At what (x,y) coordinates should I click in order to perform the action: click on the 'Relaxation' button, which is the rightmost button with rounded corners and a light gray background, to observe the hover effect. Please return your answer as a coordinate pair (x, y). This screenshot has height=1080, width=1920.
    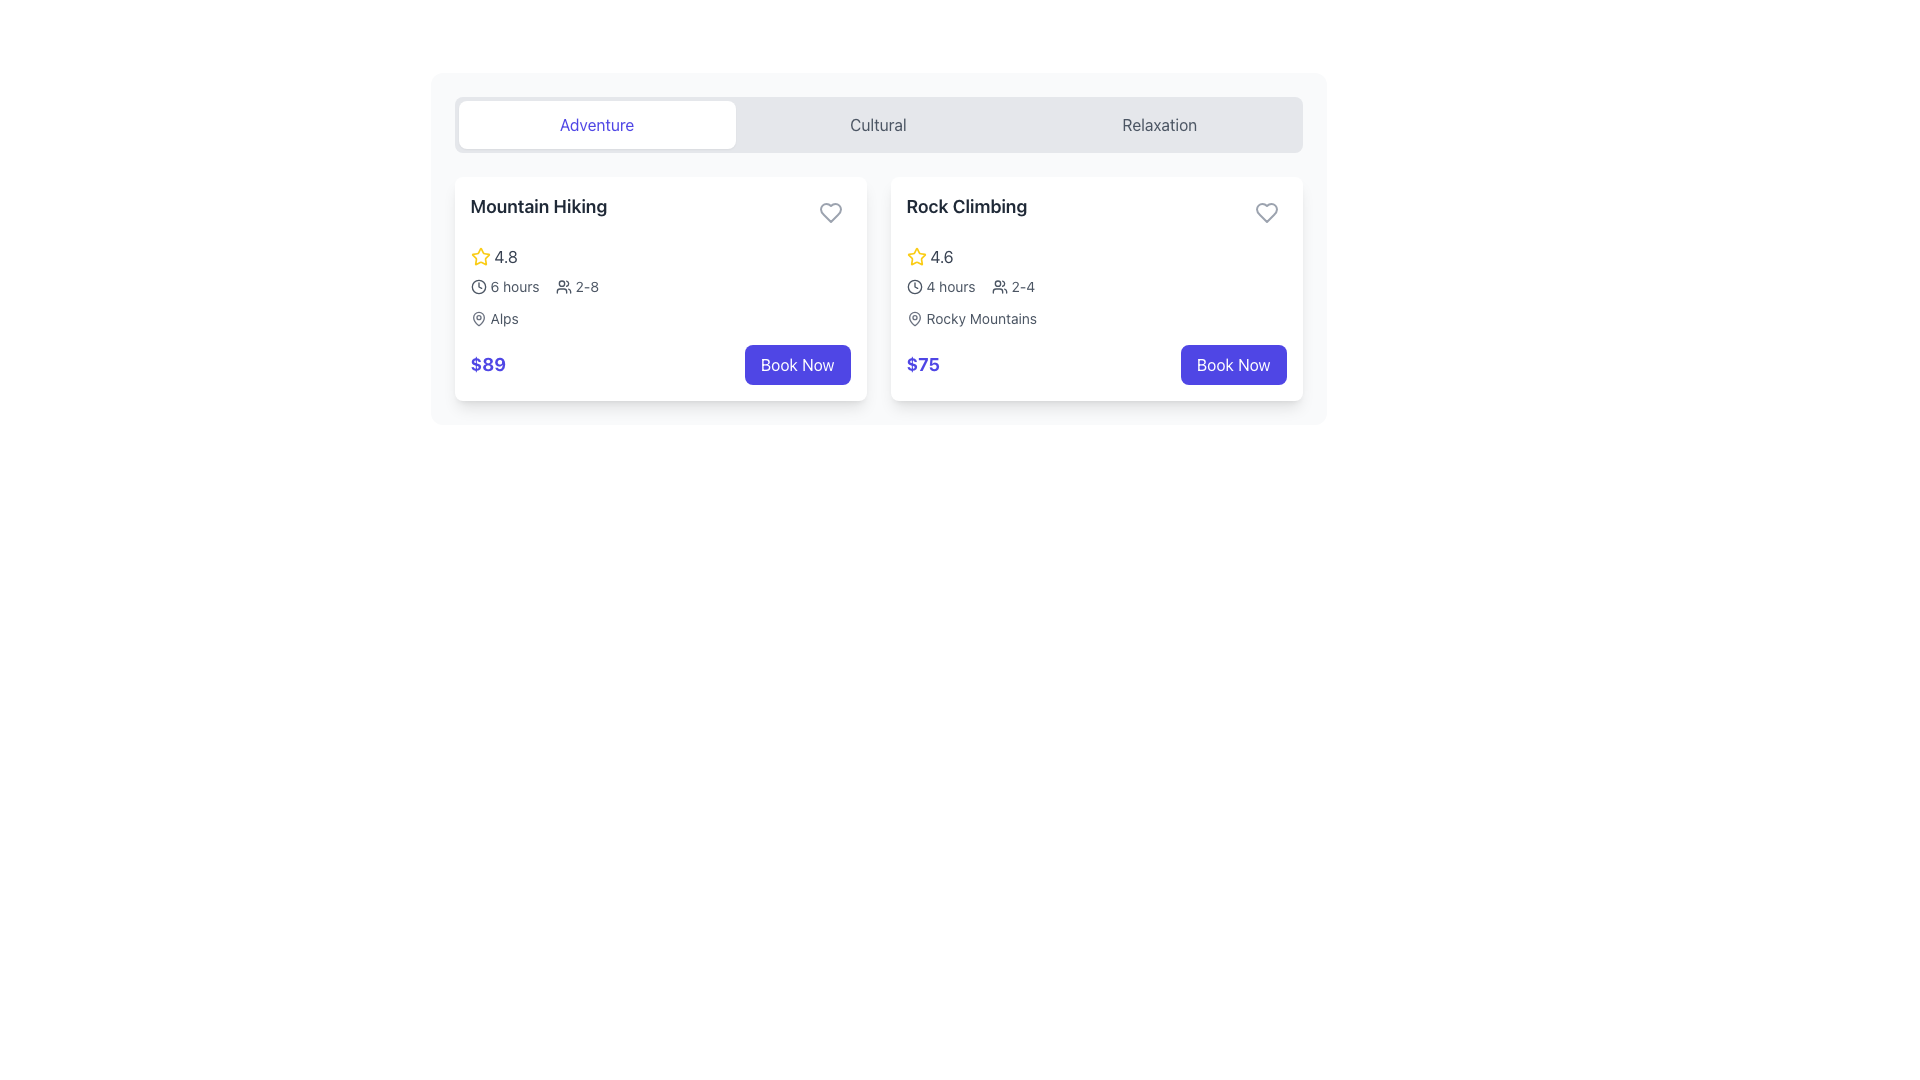
    Looking at the image, I should click on (1159, 124).